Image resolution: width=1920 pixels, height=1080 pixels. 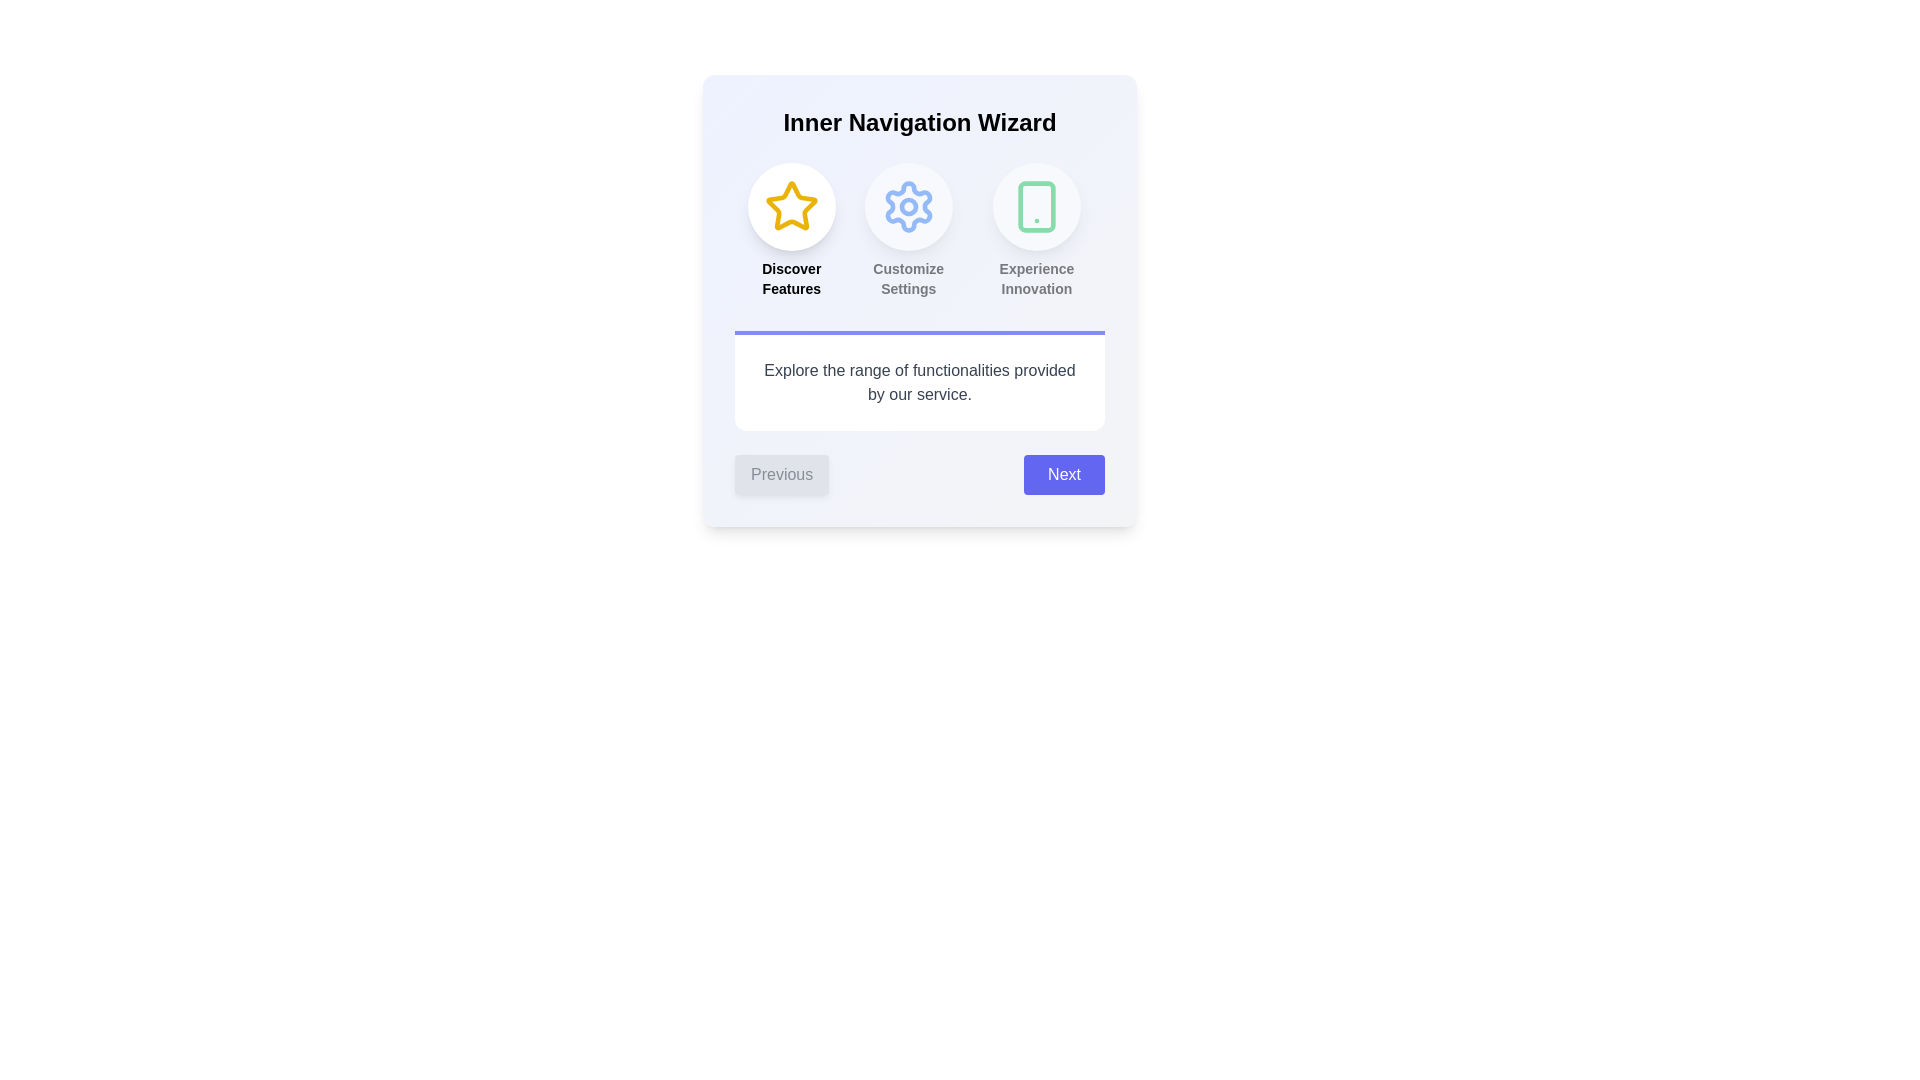 What do you see at coordinates (1063, 474) in the screenshot?
I see `'Next' button to proceed to the next step` at bounding box center [1063, 474].